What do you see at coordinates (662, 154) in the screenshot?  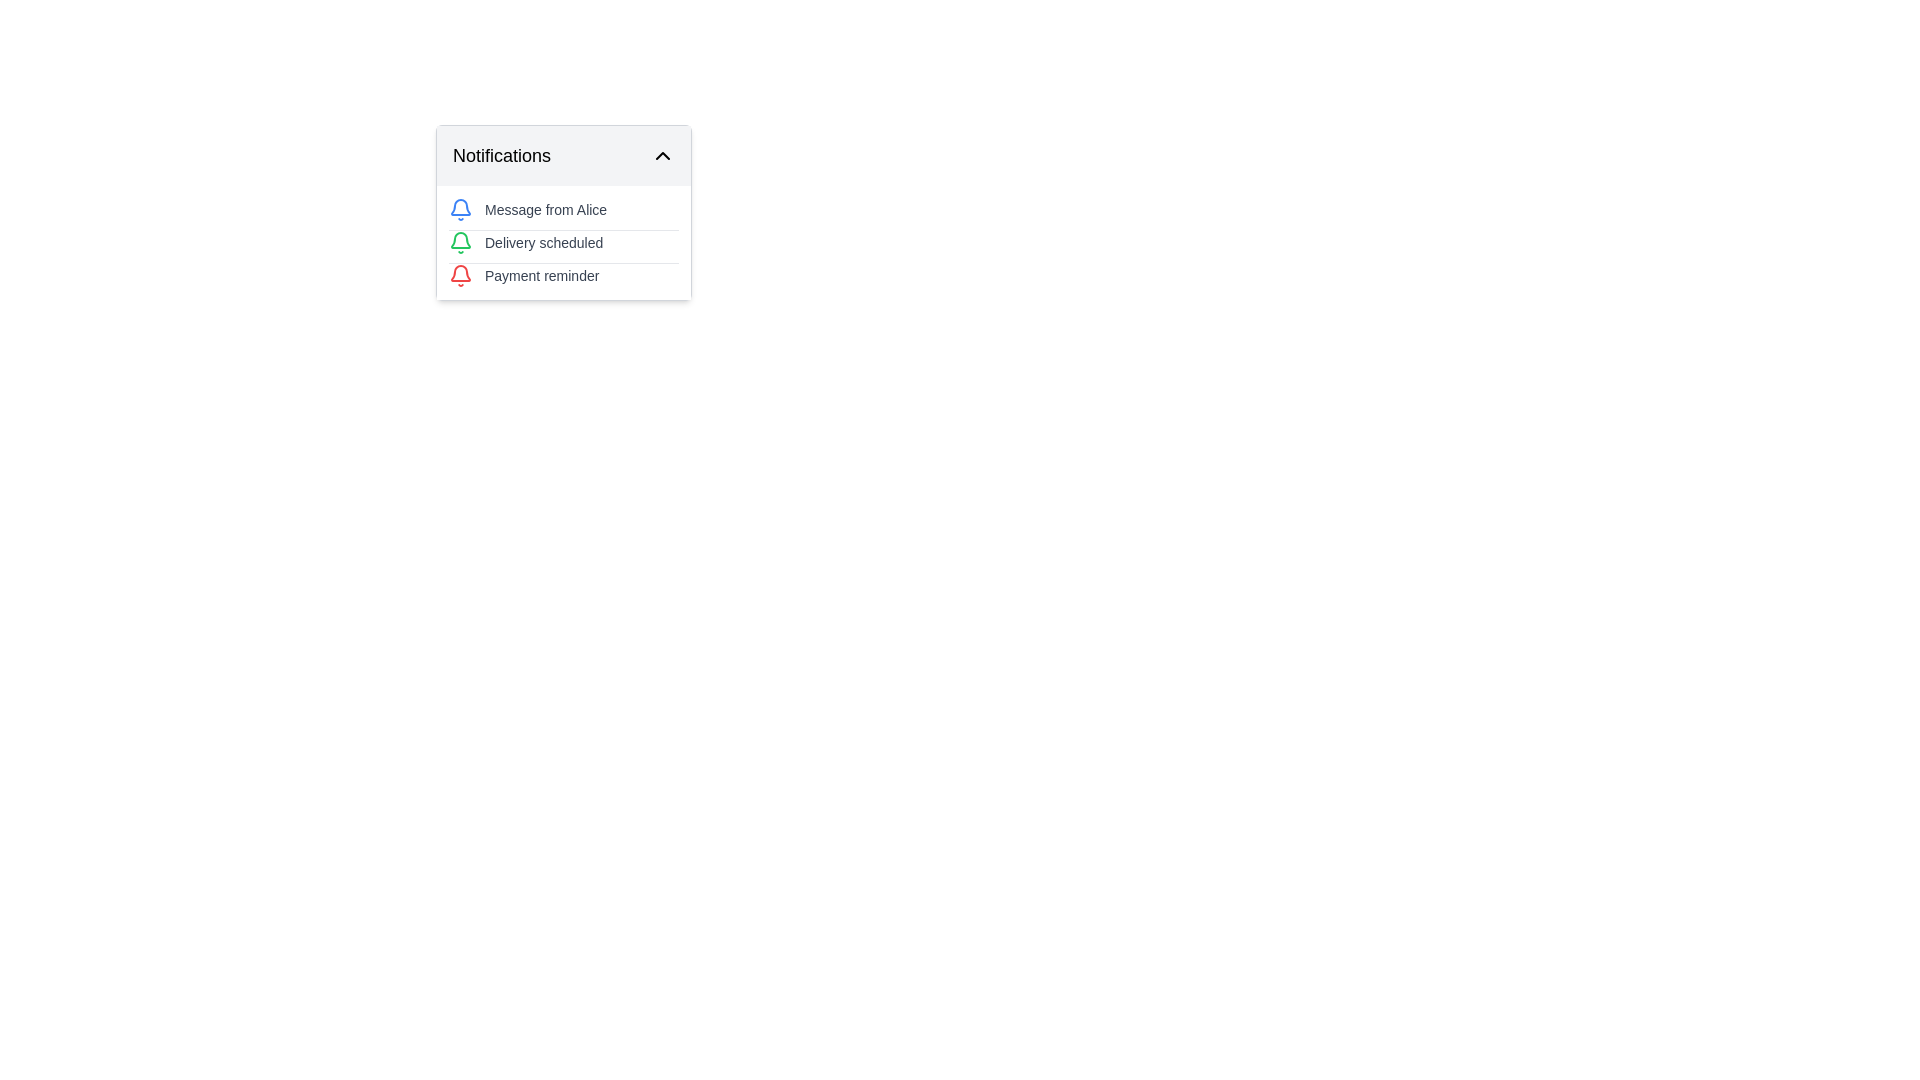 I see `the downward-pointing chevron icon located in the Notifications section header` at bounding box center [662, 154].